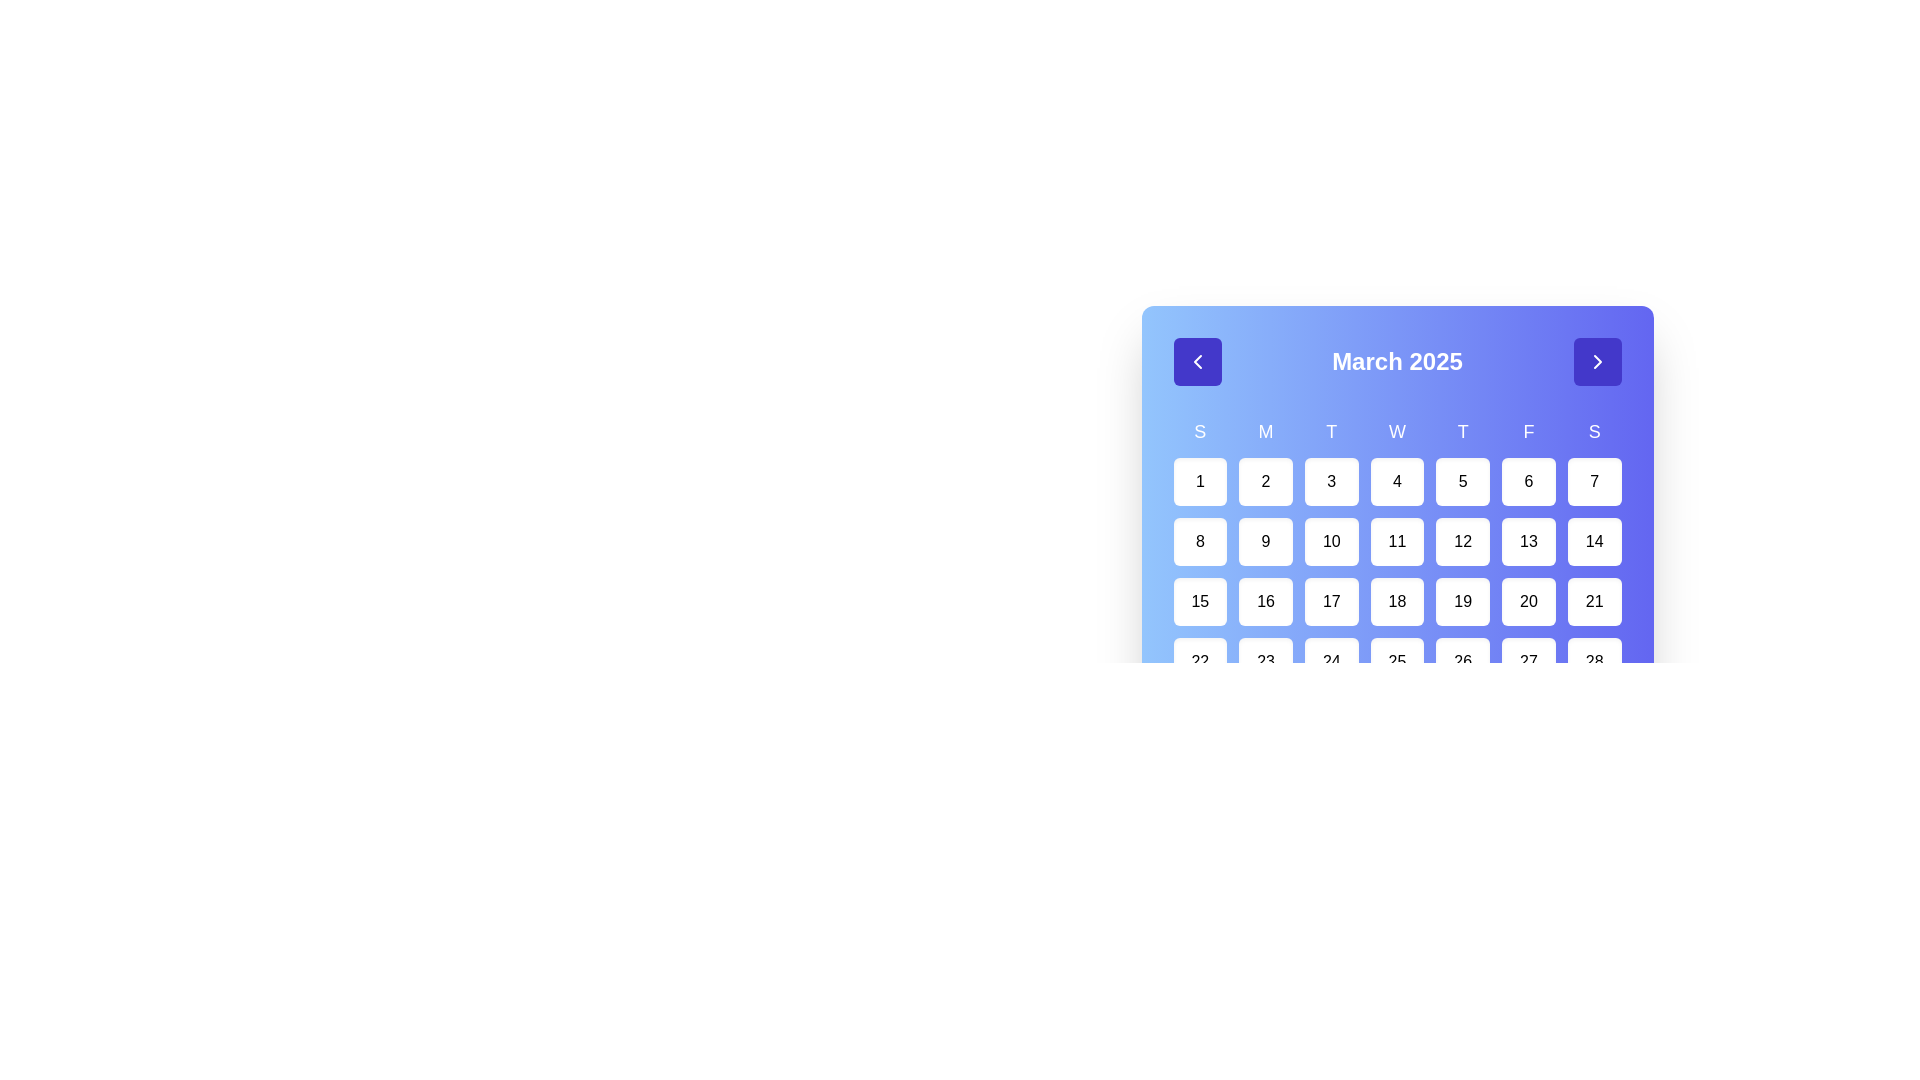 Image resolution: width=1920 pixels, height=1080 pixels. Describe the element at coordinates (1396, 662) in the screenshot. I see `the selectable date button '25' in the calendar interface to trigger visual feedback` at that location.